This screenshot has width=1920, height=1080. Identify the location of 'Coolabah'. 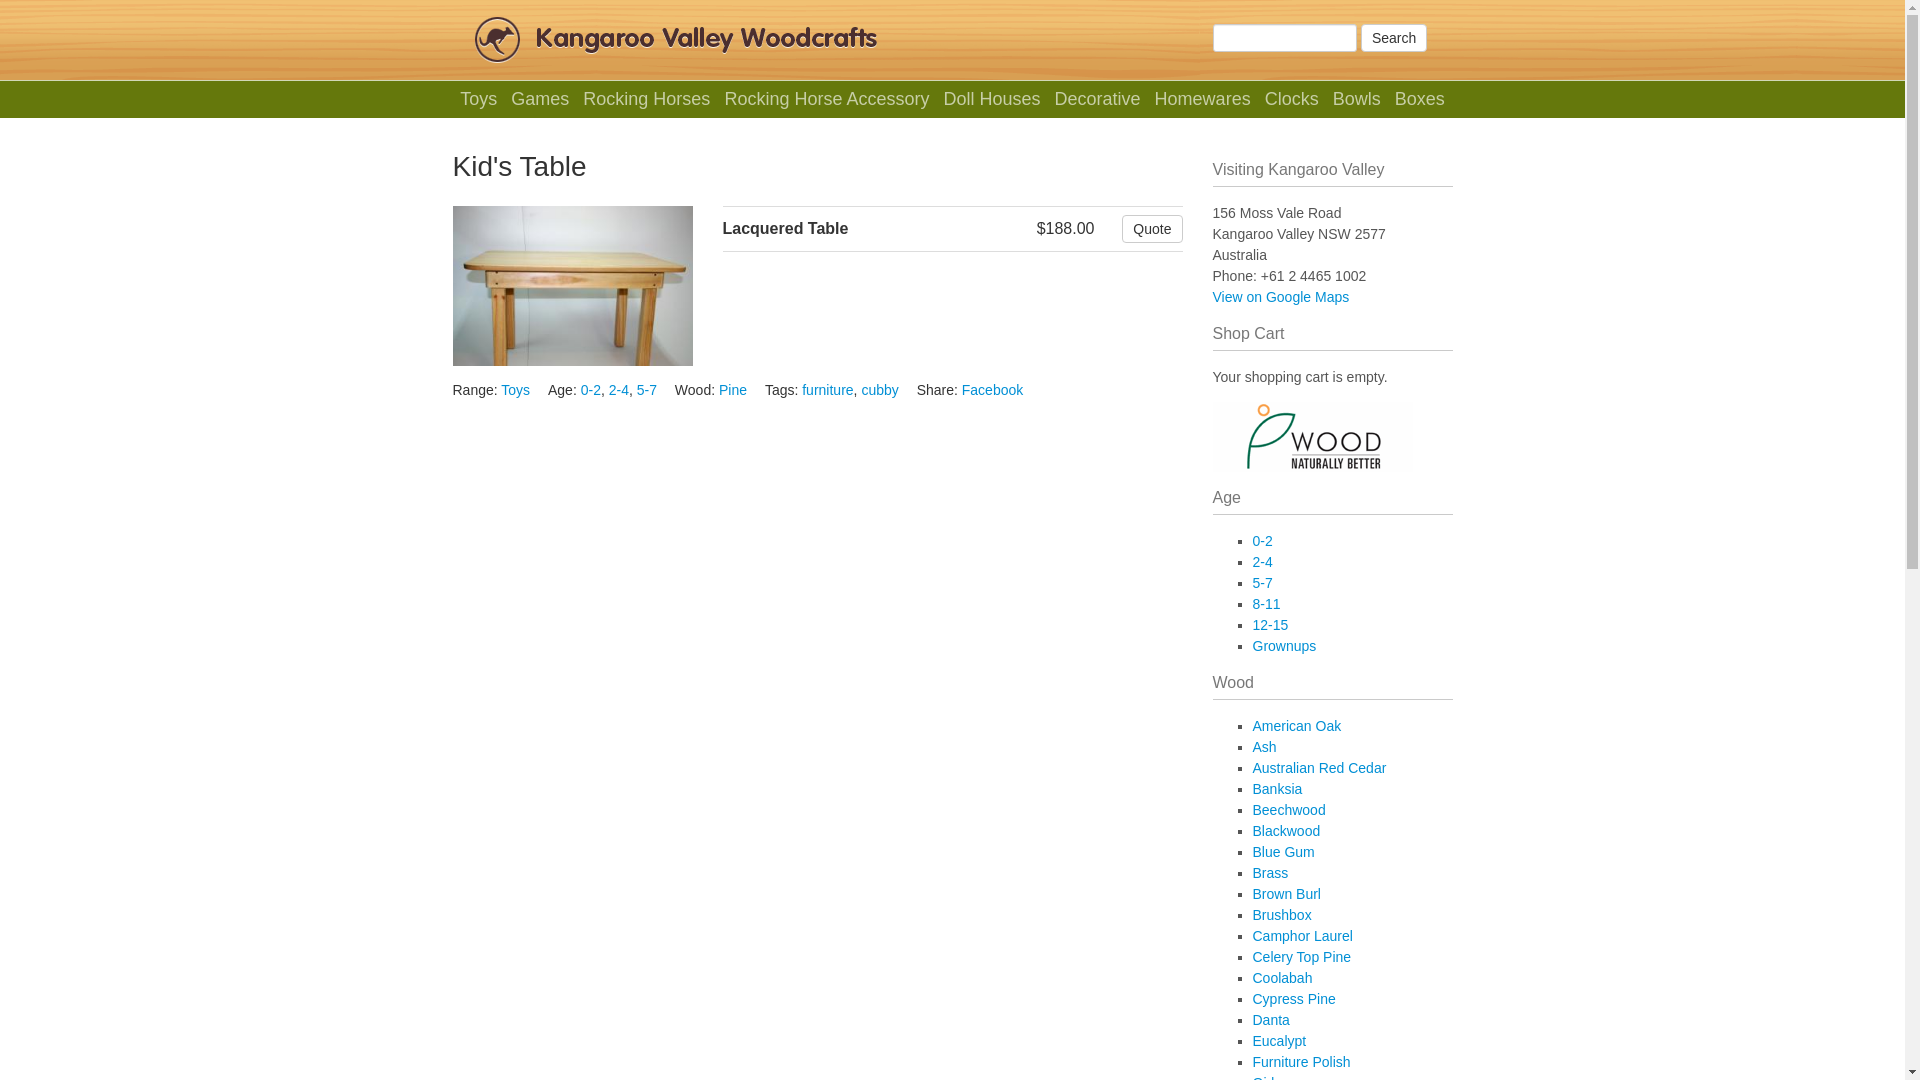
(1251, 977).